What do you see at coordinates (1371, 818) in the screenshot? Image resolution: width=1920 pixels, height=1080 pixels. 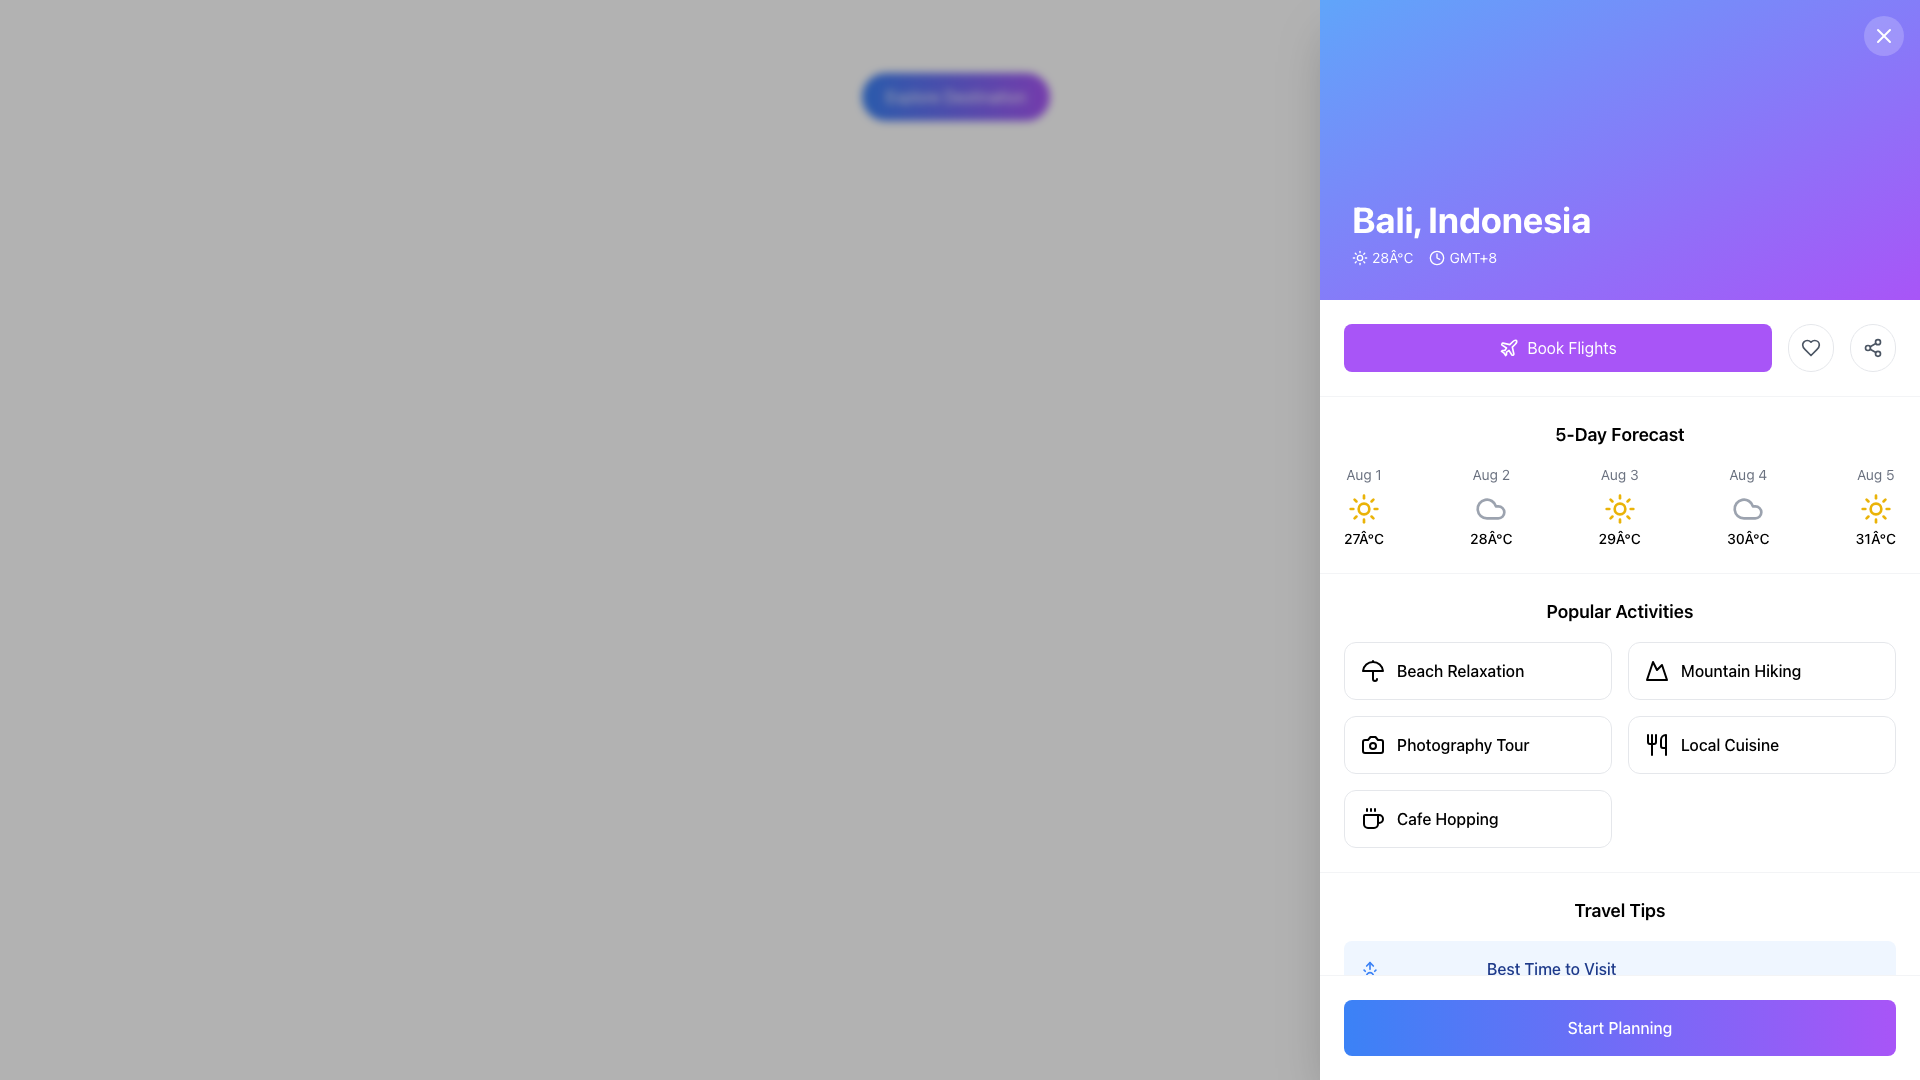 I see `the coffee-related icon located to the left of the 'Cafe Hopping' text within the card labeled 'Cafe Hopping'` at bounding box center [1371, 818].